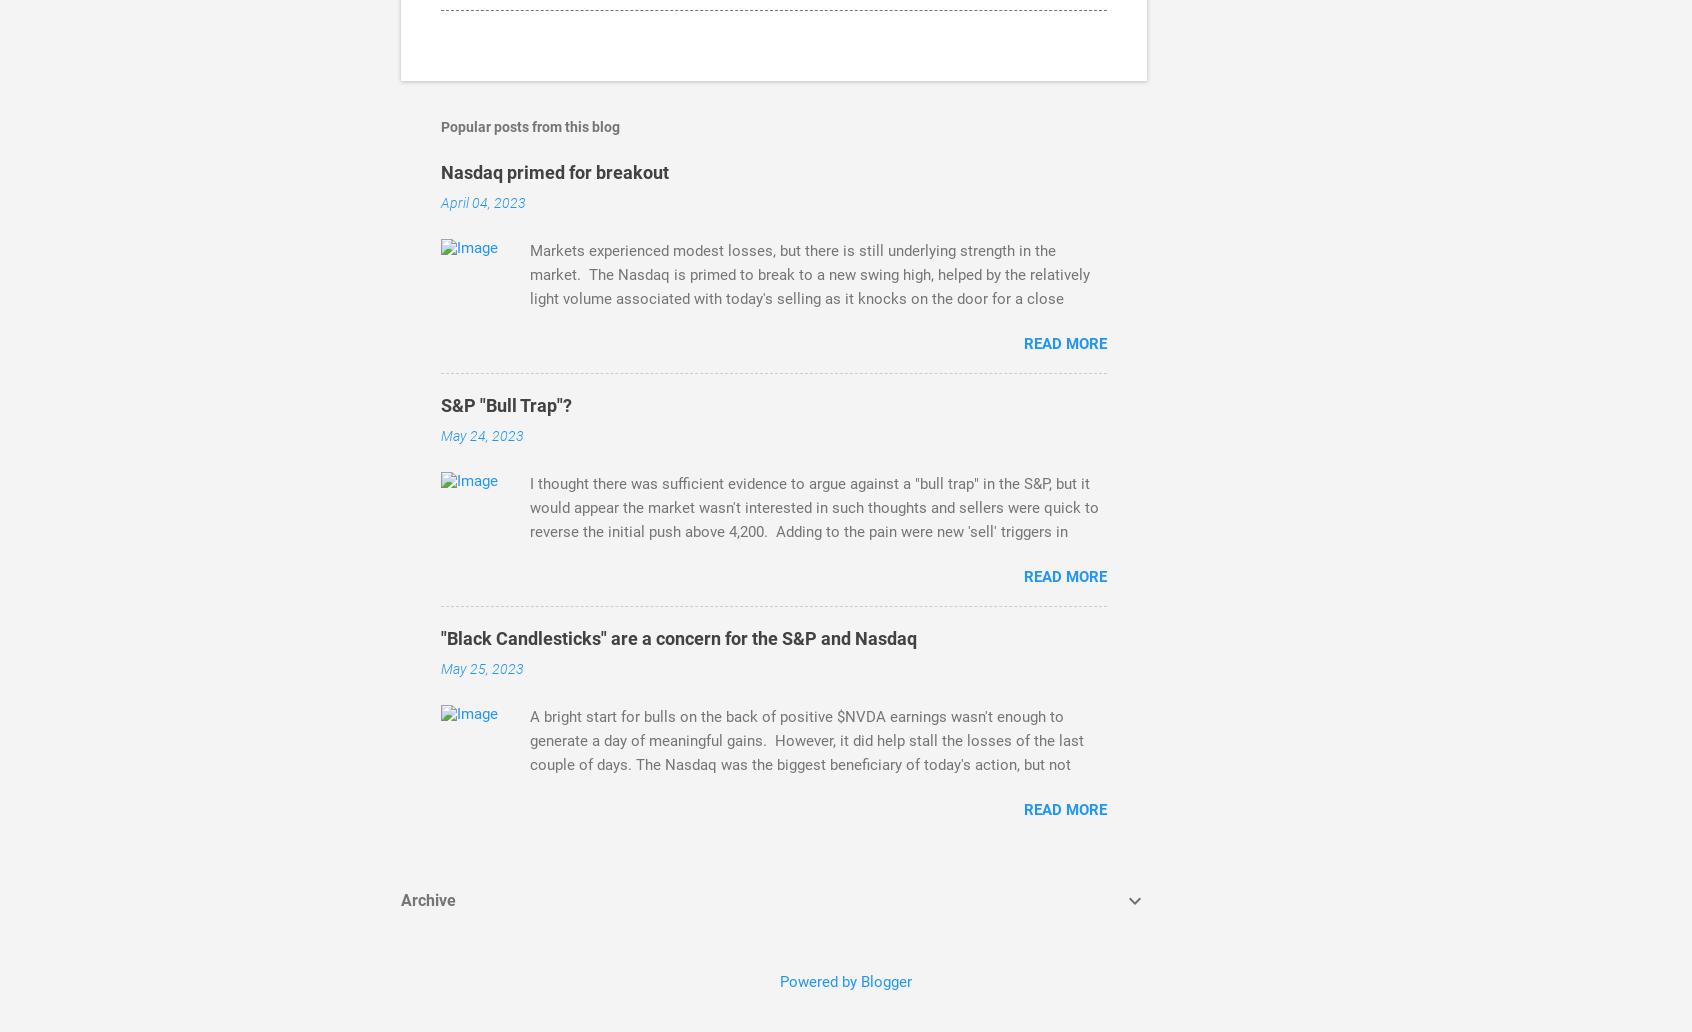 The height and width of the screenshot is (1032, 1692). I want to click on 'Nasdaq primed for breakout', so click(554, 171).